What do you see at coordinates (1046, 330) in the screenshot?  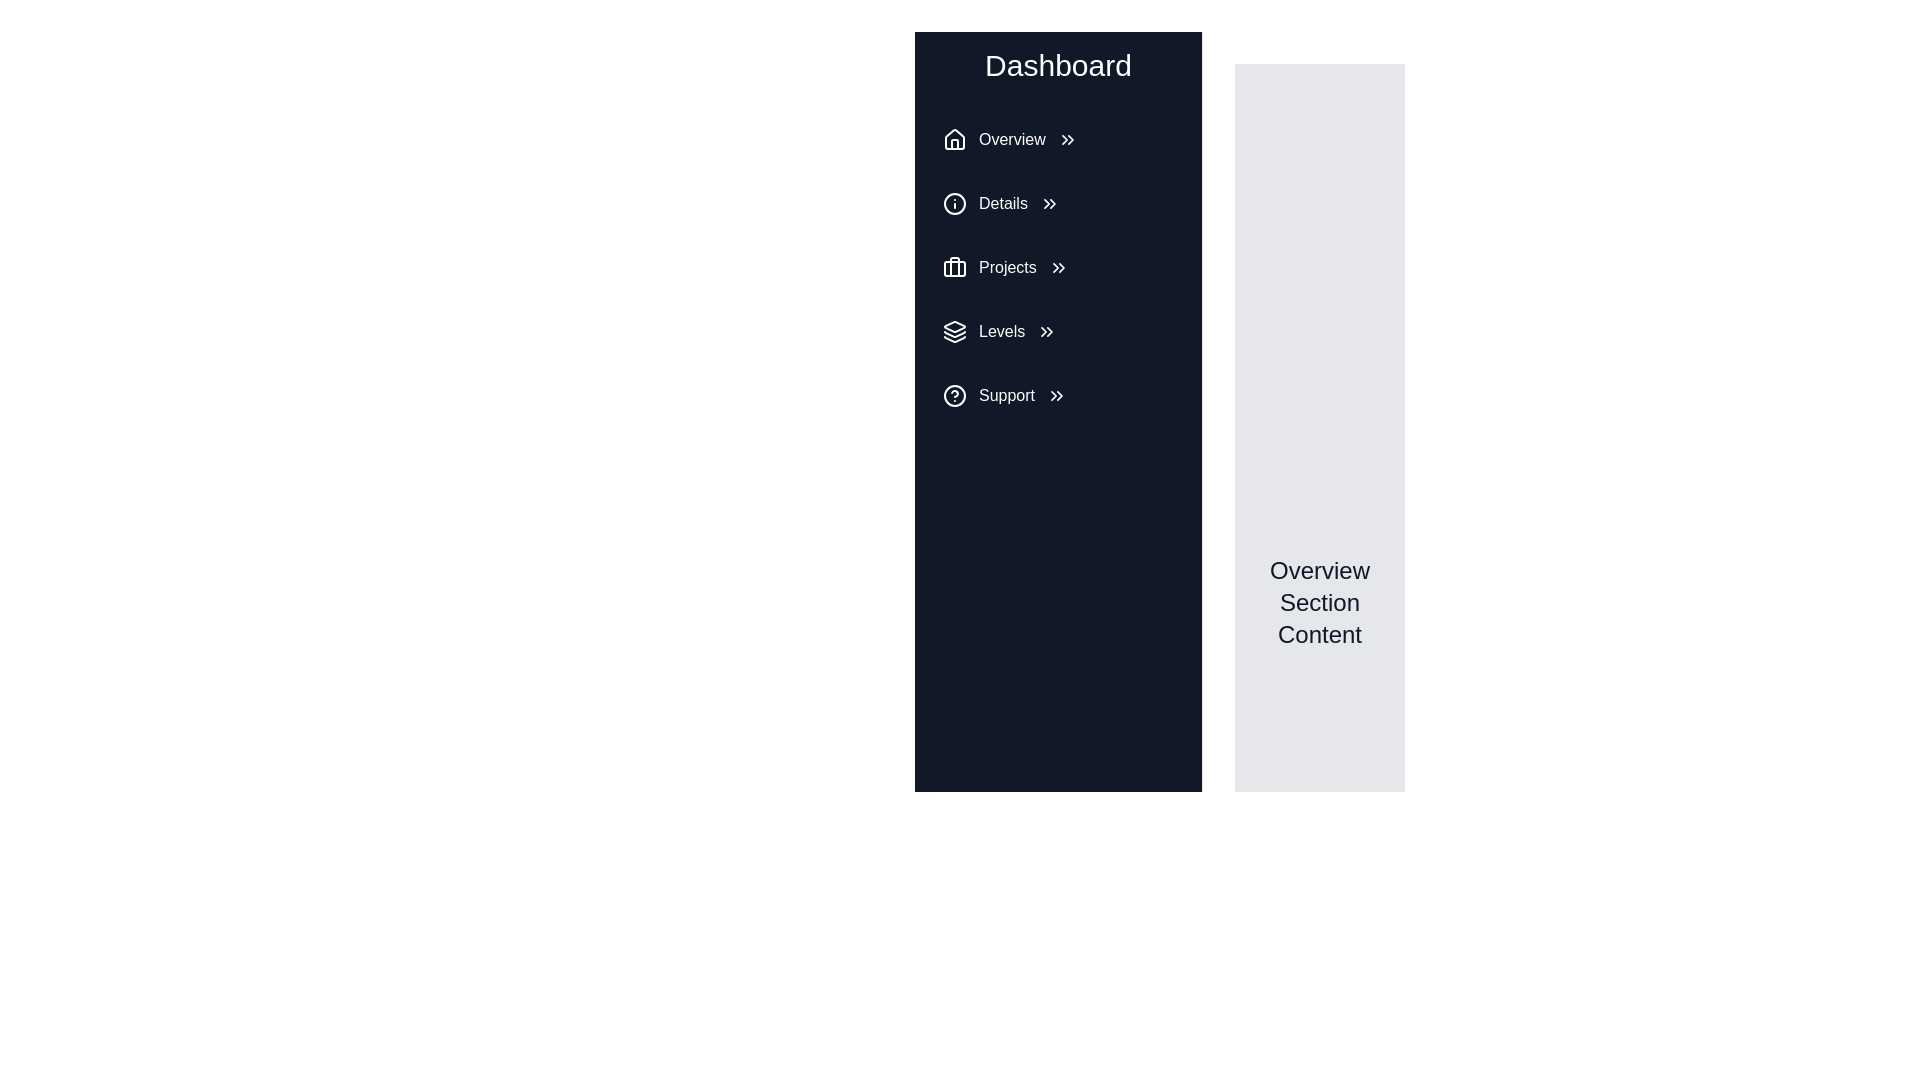 I see `assistive interaction methods on the navigation indicator icon, which is a double-chevron icon located` at bounding box center [1046, 330].